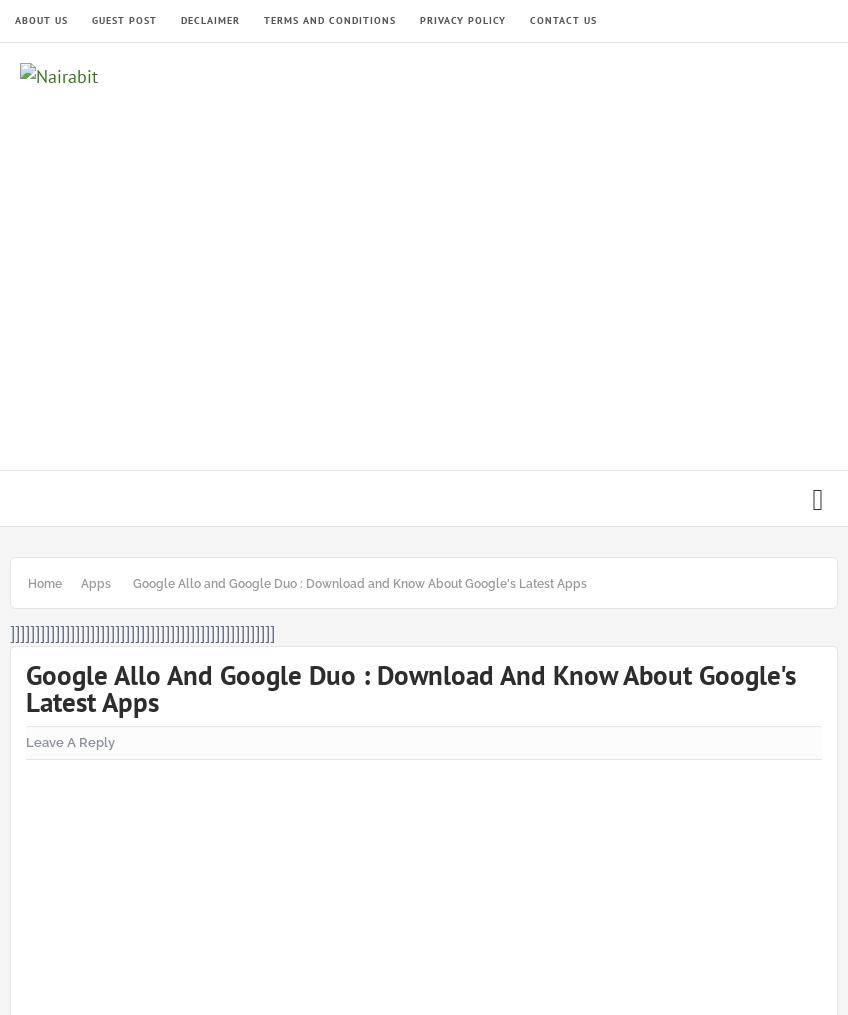  Describe the element at coordinates (92, 19) in the screenshot. I see `'Guest Post'` at that location.